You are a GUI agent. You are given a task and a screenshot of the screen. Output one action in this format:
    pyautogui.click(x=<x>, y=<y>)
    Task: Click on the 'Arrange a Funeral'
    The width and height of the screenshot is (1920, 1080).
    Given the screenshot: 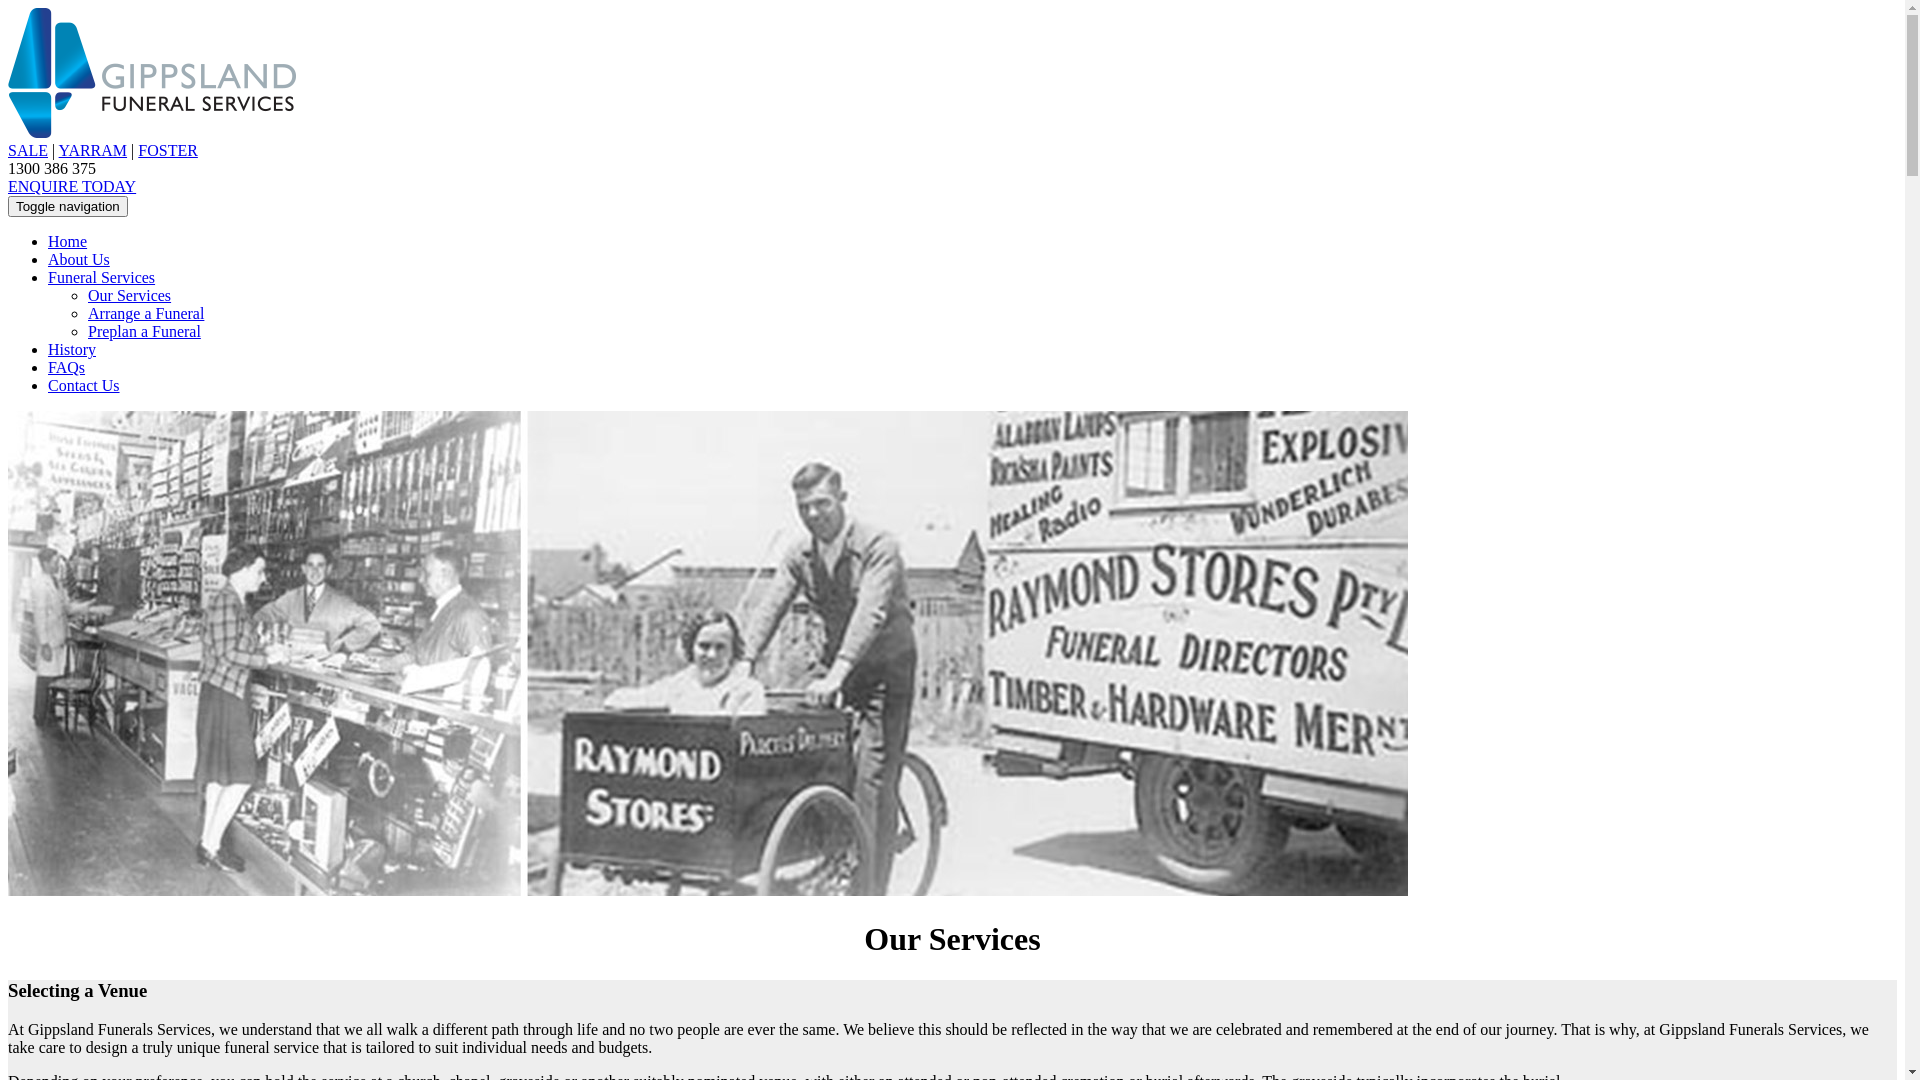 What is the action you would take?
    pyautogui.click(x=144, y=313)
    